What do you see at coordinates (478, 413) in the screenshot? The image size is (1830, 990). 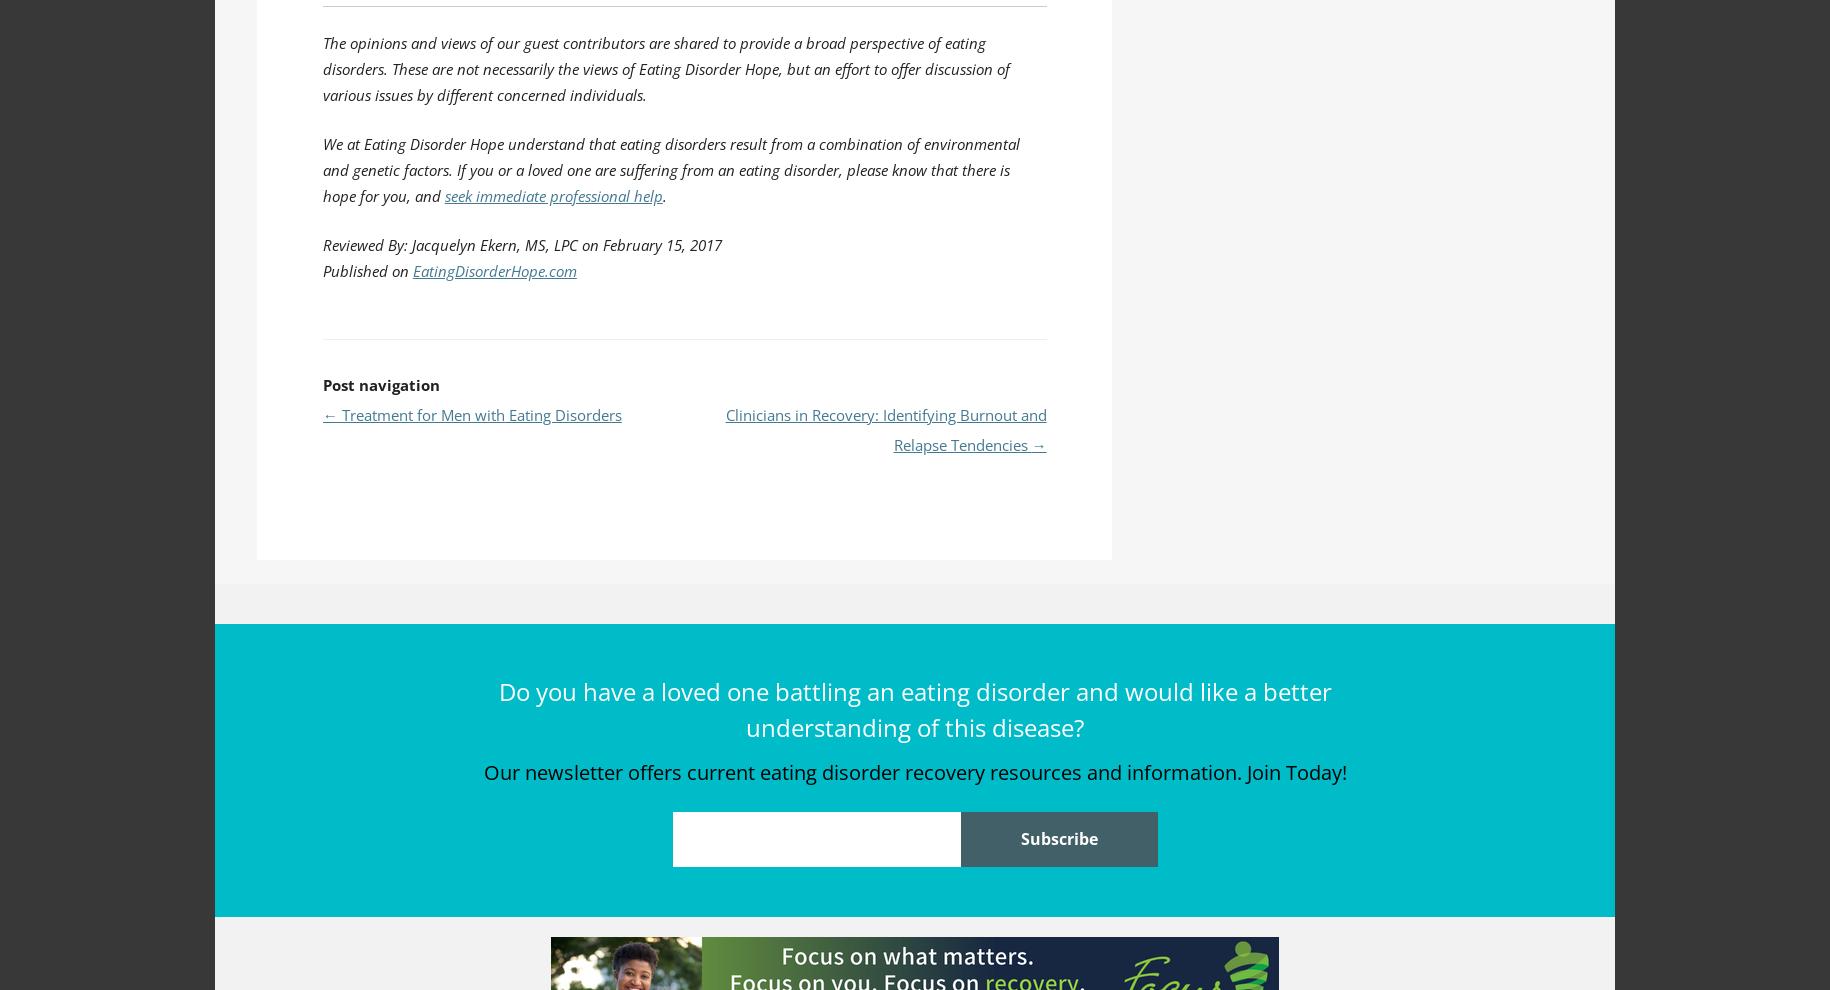 I see `'Treatment for Men with Eating Disorders'` at bounding box center [478, 413].